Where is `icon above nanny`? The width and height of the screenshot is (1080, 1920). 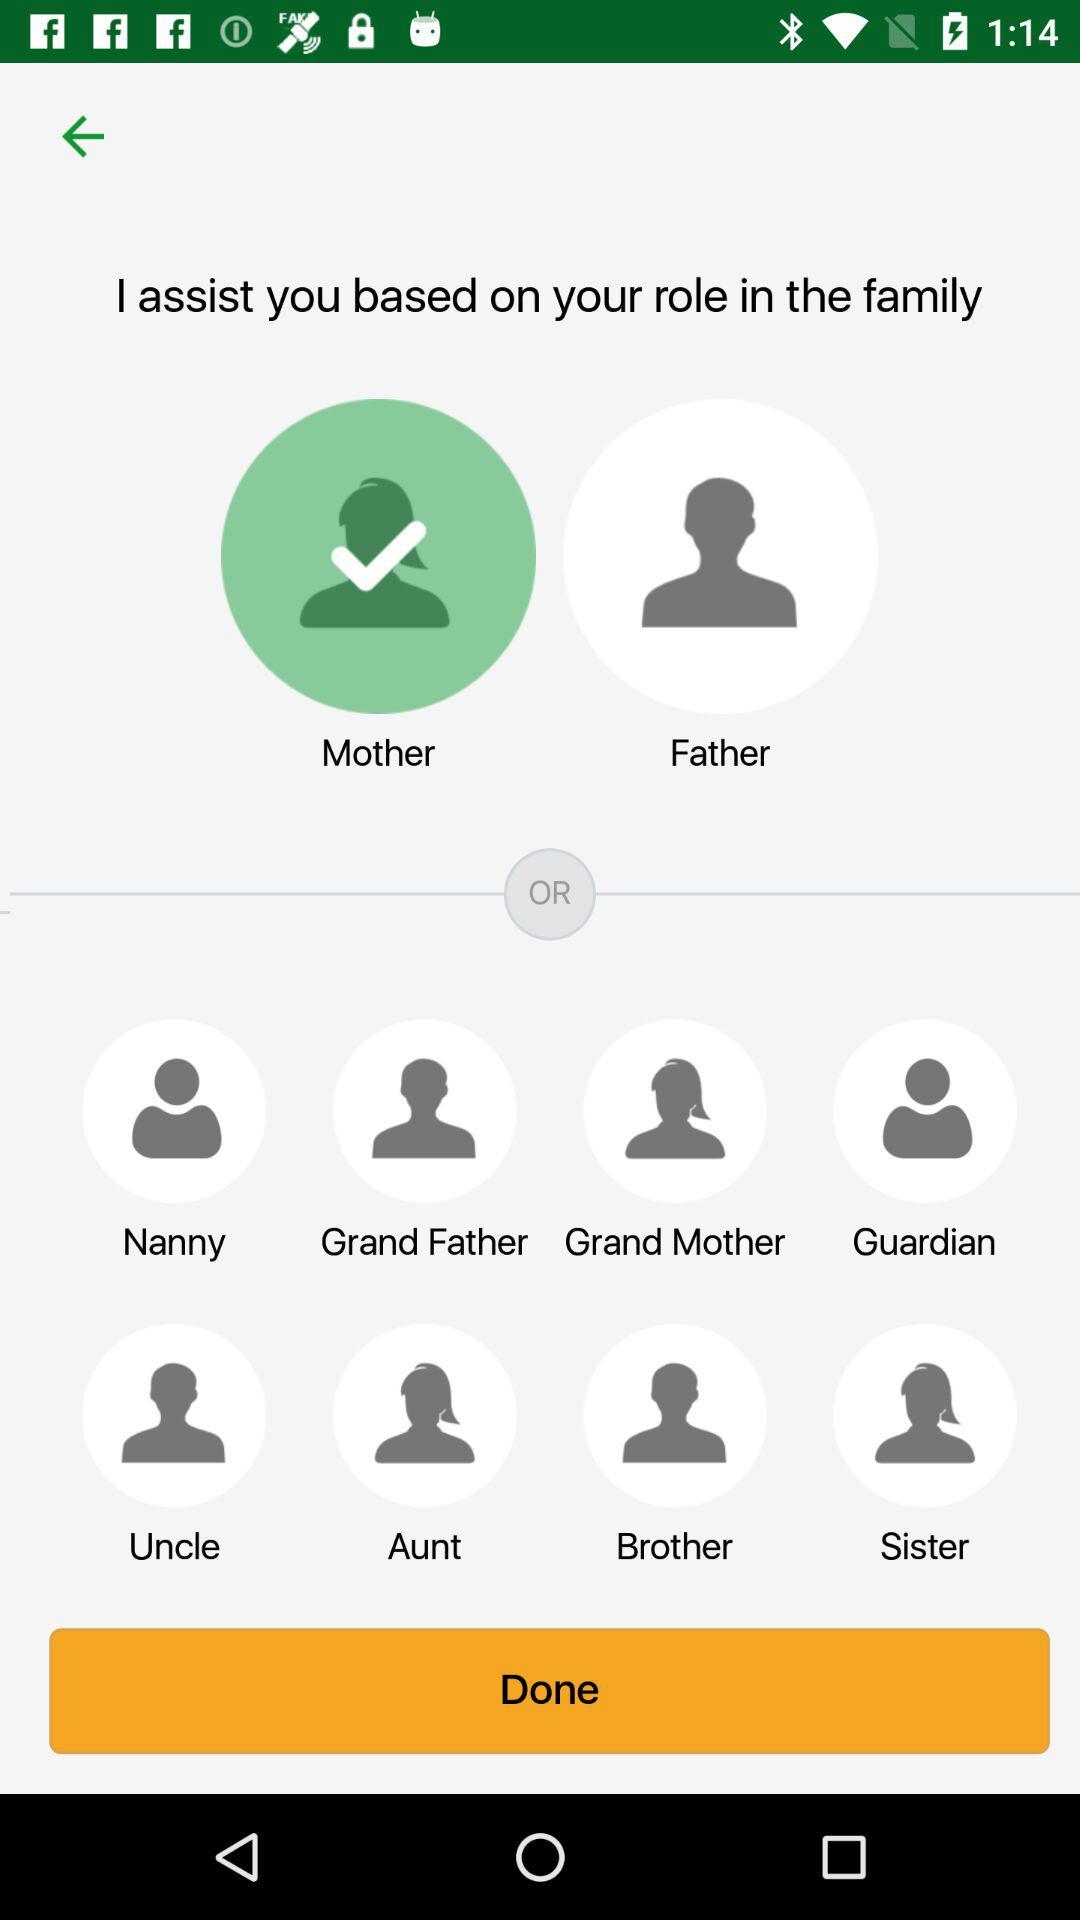
icon above nanny is located at coordinates (163, 1110).